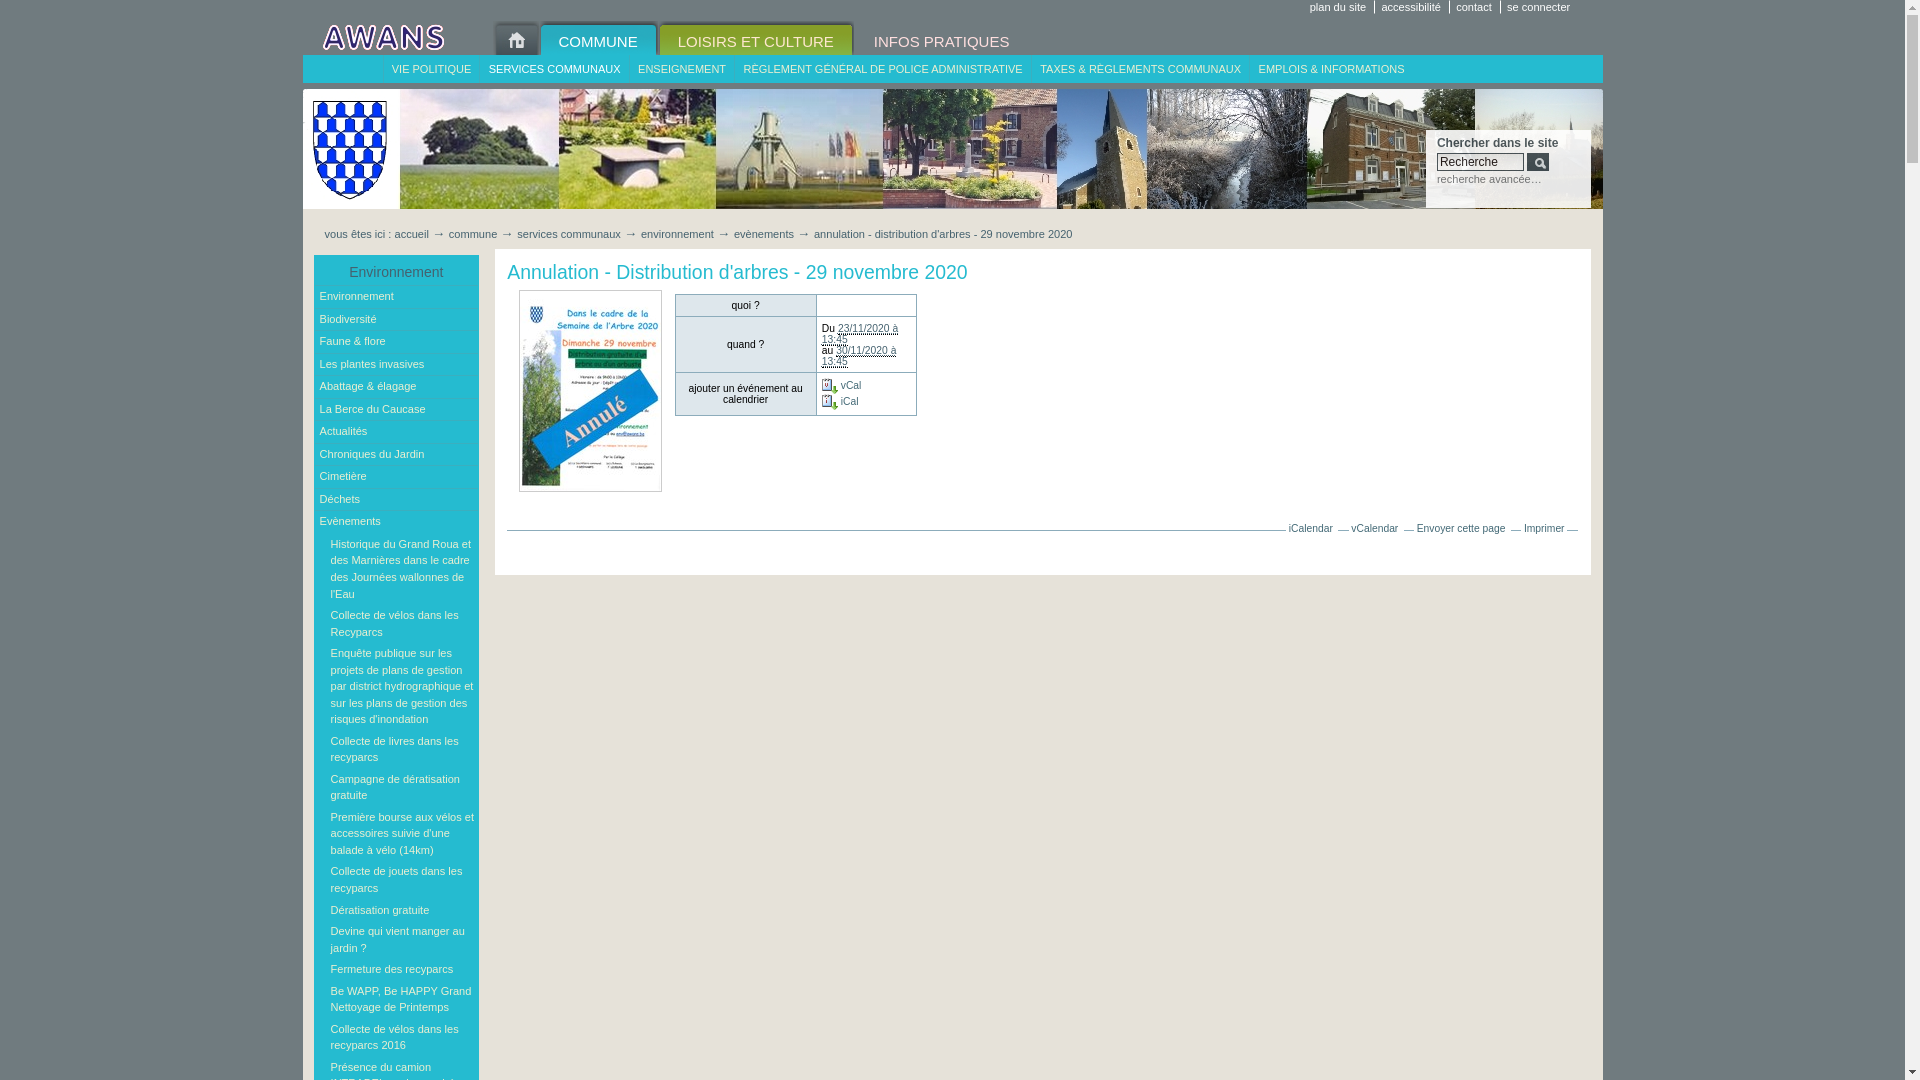  Describe the element at coordinates (1461, 527) in the screenshot. I see `'Envoyer cette page'` at that location.